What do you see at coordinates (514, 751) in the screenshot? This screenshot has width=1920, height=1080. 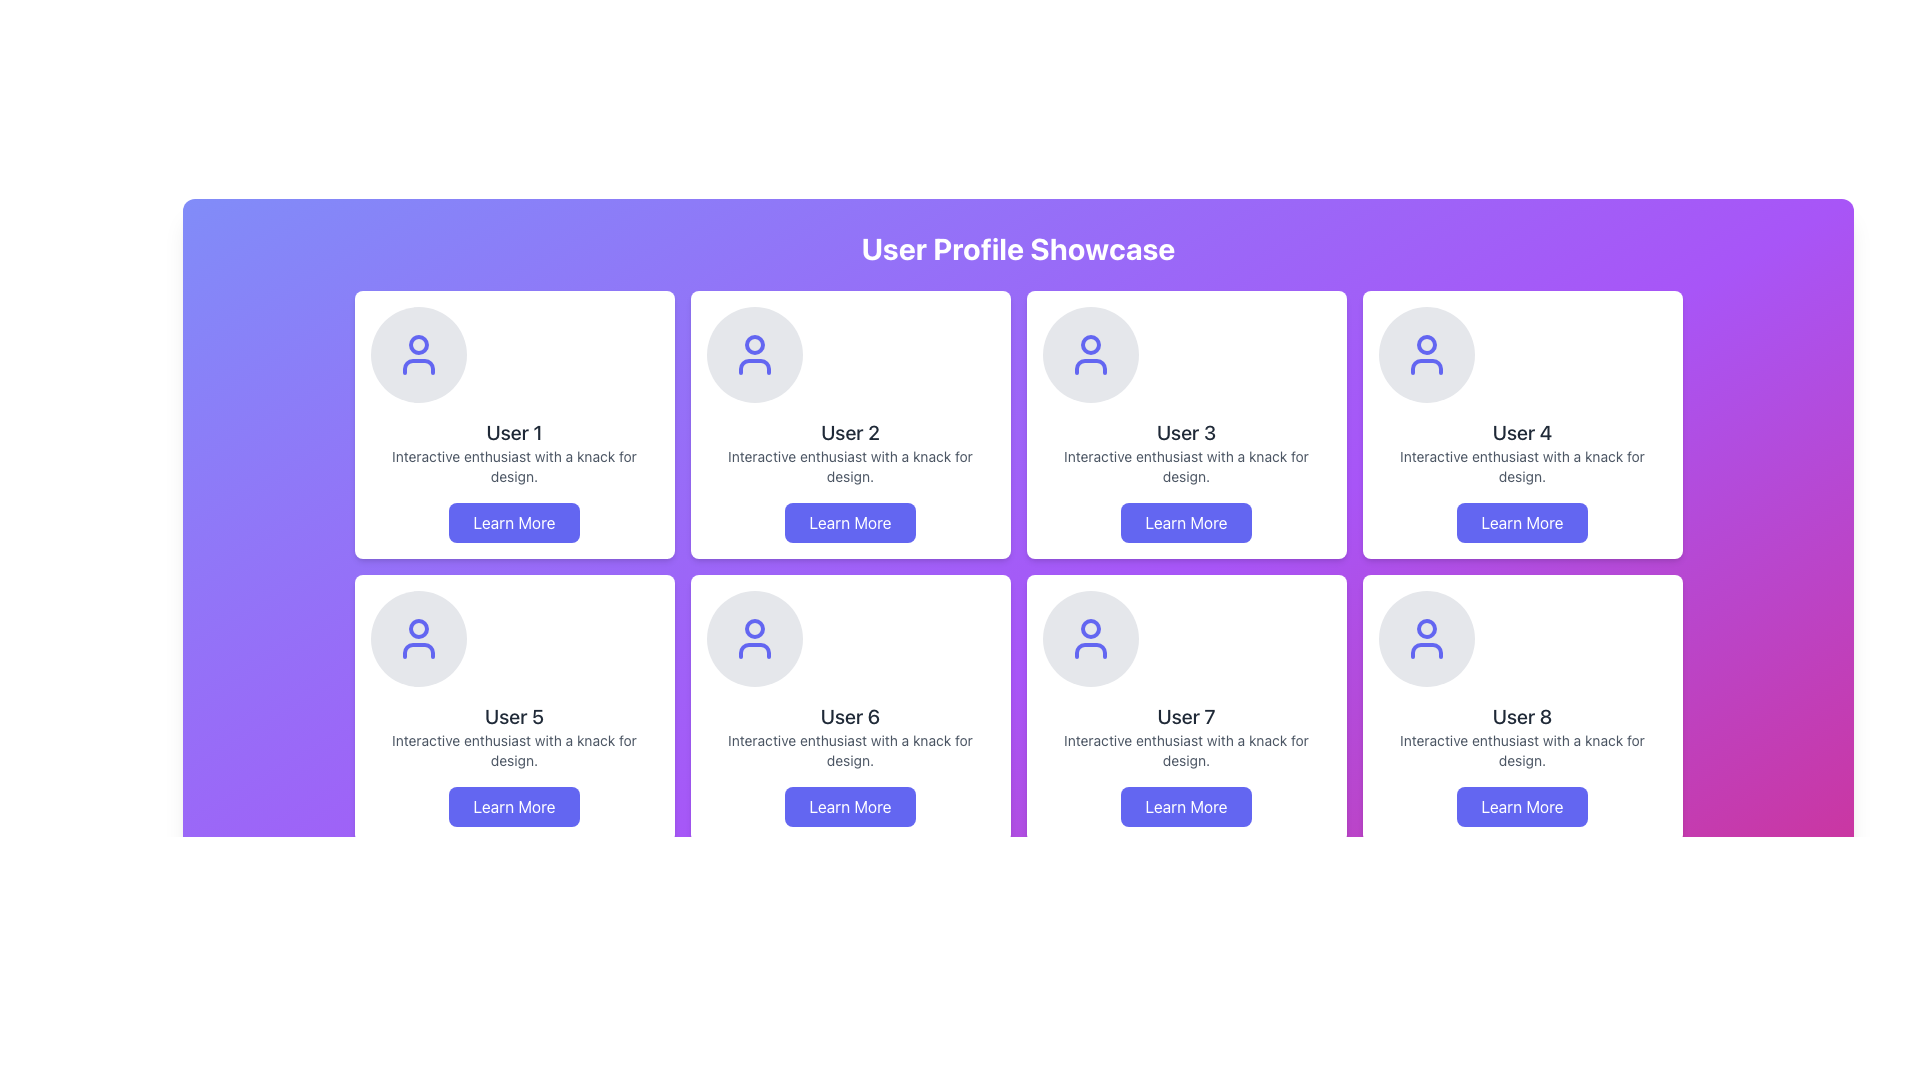 I see `the text block displaying 'Interactive enthusiast with a knack for design.' located below the user's name and above the 'Learn More' button in the 'User 5' card` at bounding box center [514, 751].